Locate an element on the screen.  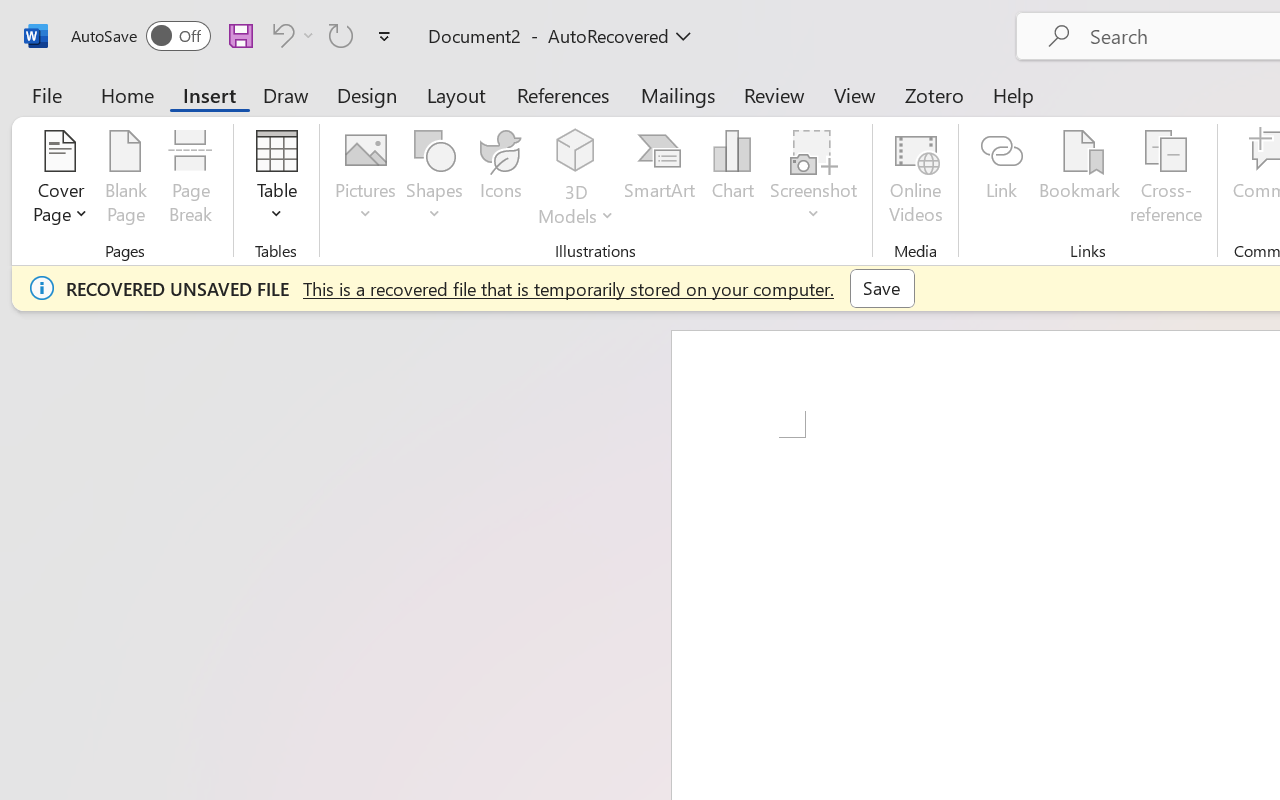
'Chart...' is located at coordinates (731, 179).